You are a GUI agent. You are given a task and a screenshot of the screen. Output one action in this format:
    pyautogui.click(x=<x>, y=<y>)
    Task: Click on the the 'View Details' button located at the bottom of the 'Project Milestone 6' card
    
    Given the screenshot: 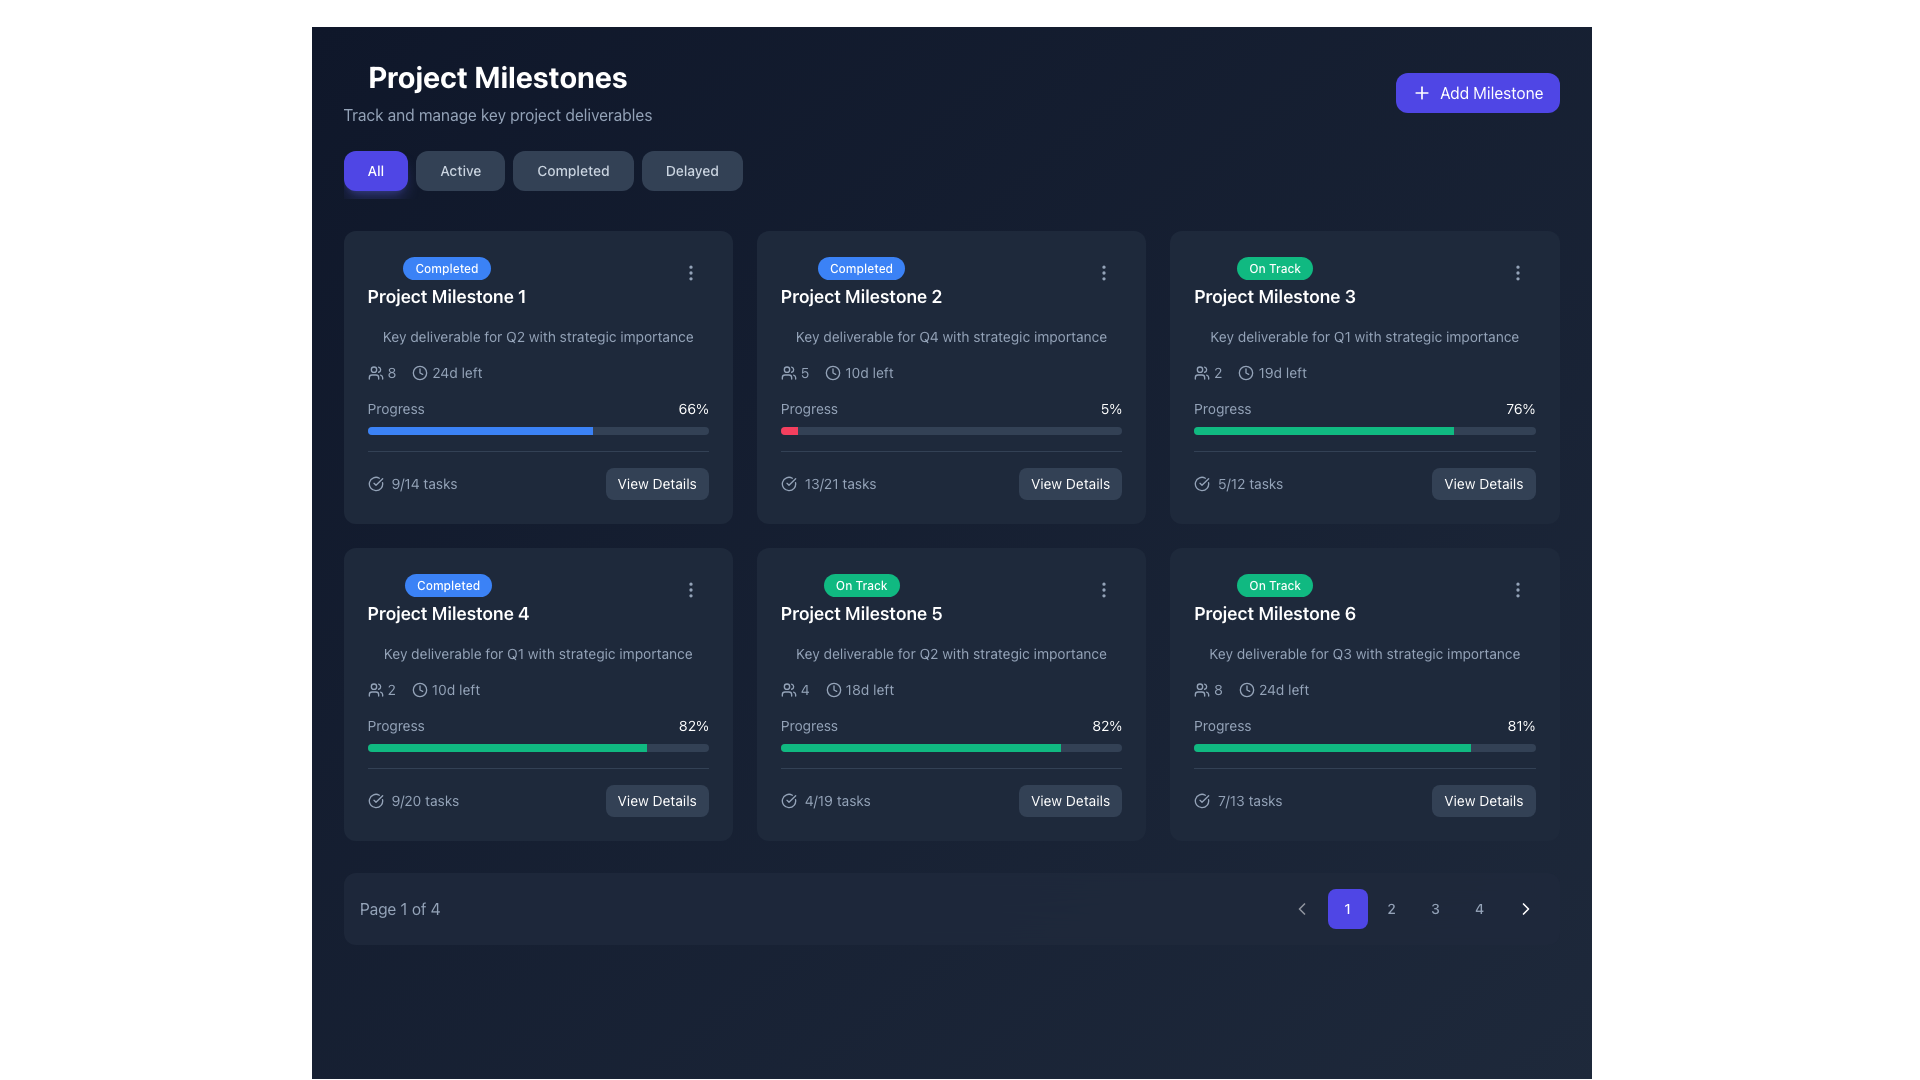 What is the action you would take?
    pyautogui.click(x=1363, y=791)
    